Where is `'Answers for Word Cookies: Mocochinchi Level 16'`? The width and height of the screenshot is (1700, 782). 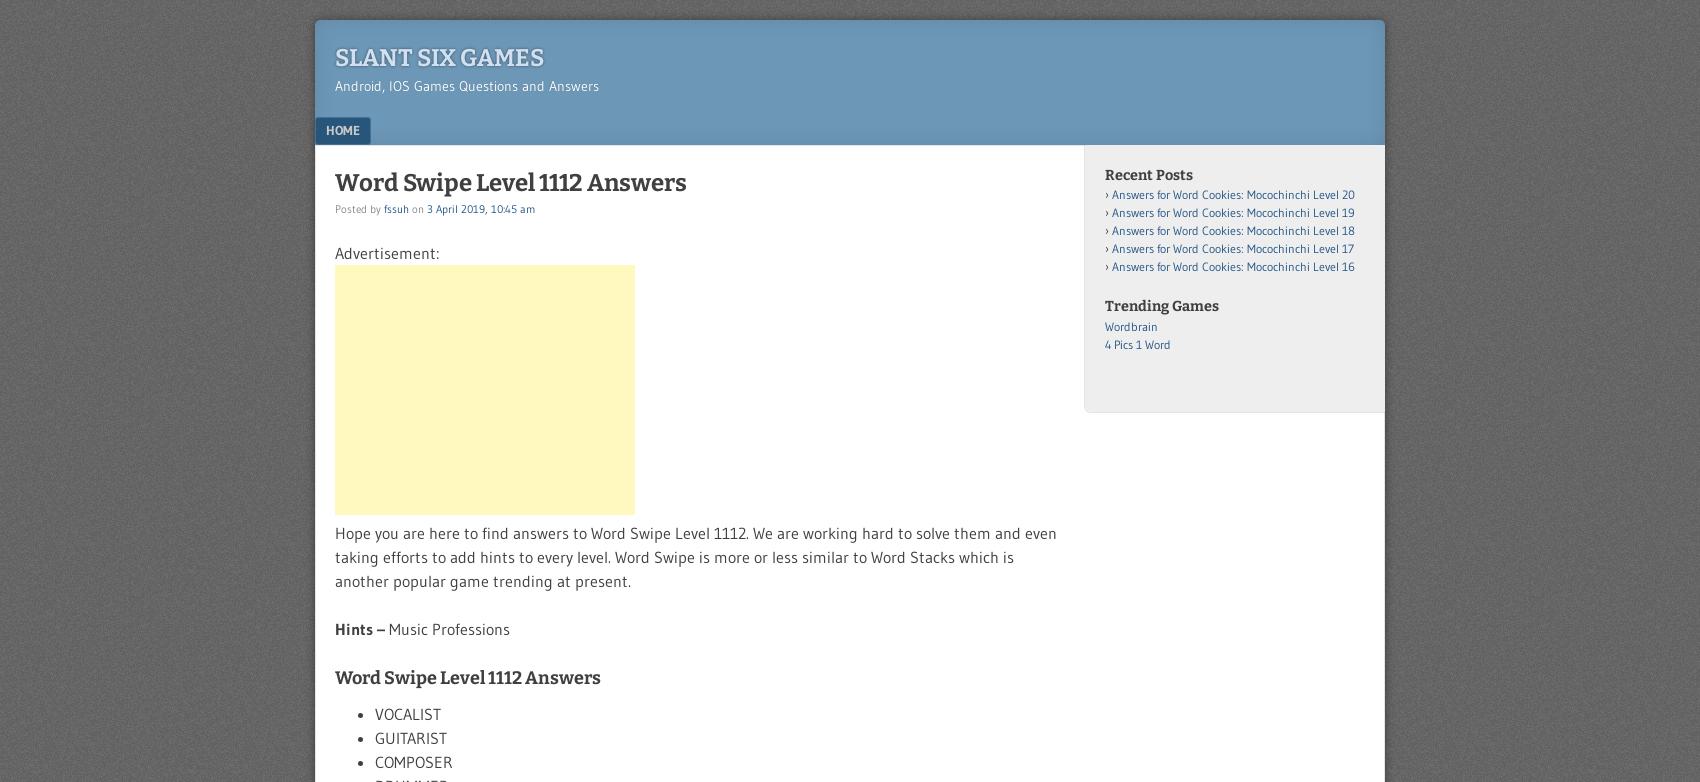
'Answers for Word Cookies: Mocochinchi Level 16' is located at coordinates (1232, 265).